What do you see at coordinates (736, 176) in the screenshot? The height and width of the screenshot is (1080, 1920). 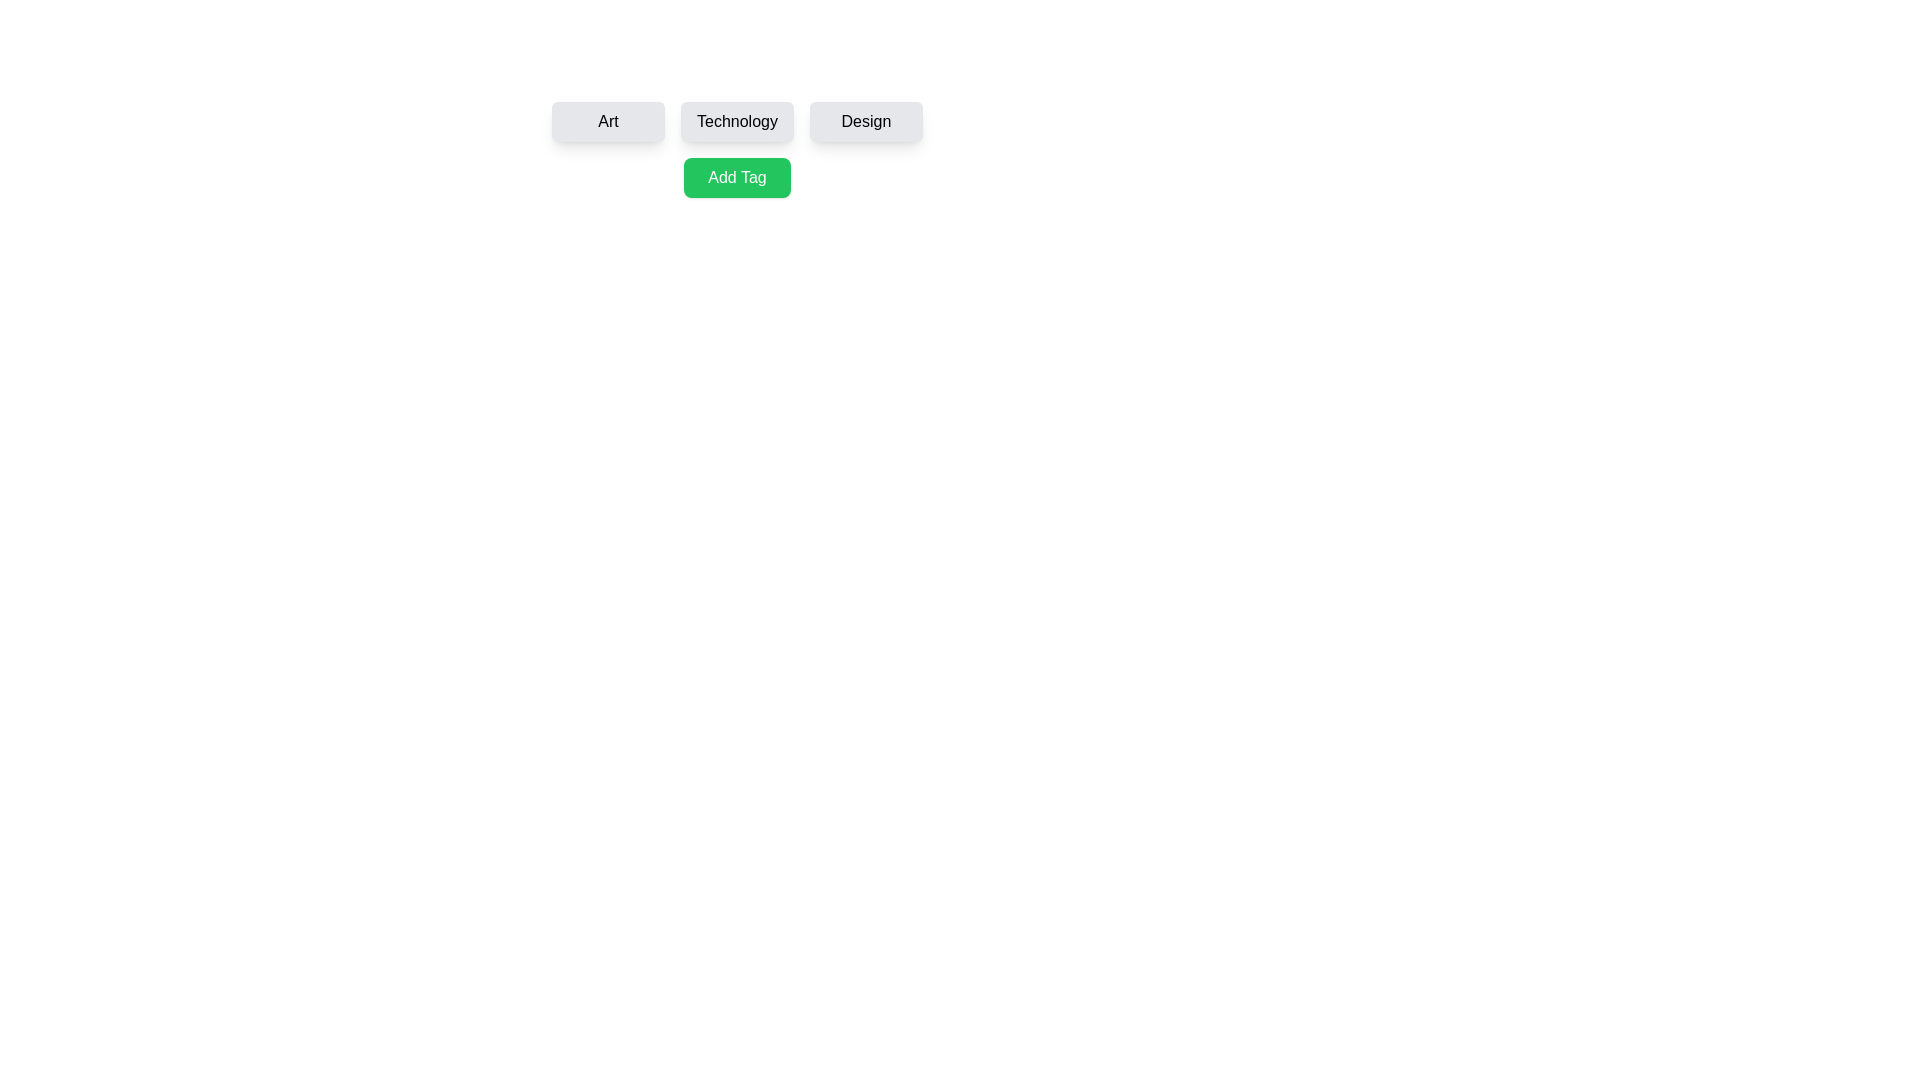 I see `the 'Add Tag' button to add a new tag` at bounding box center [736, 176].